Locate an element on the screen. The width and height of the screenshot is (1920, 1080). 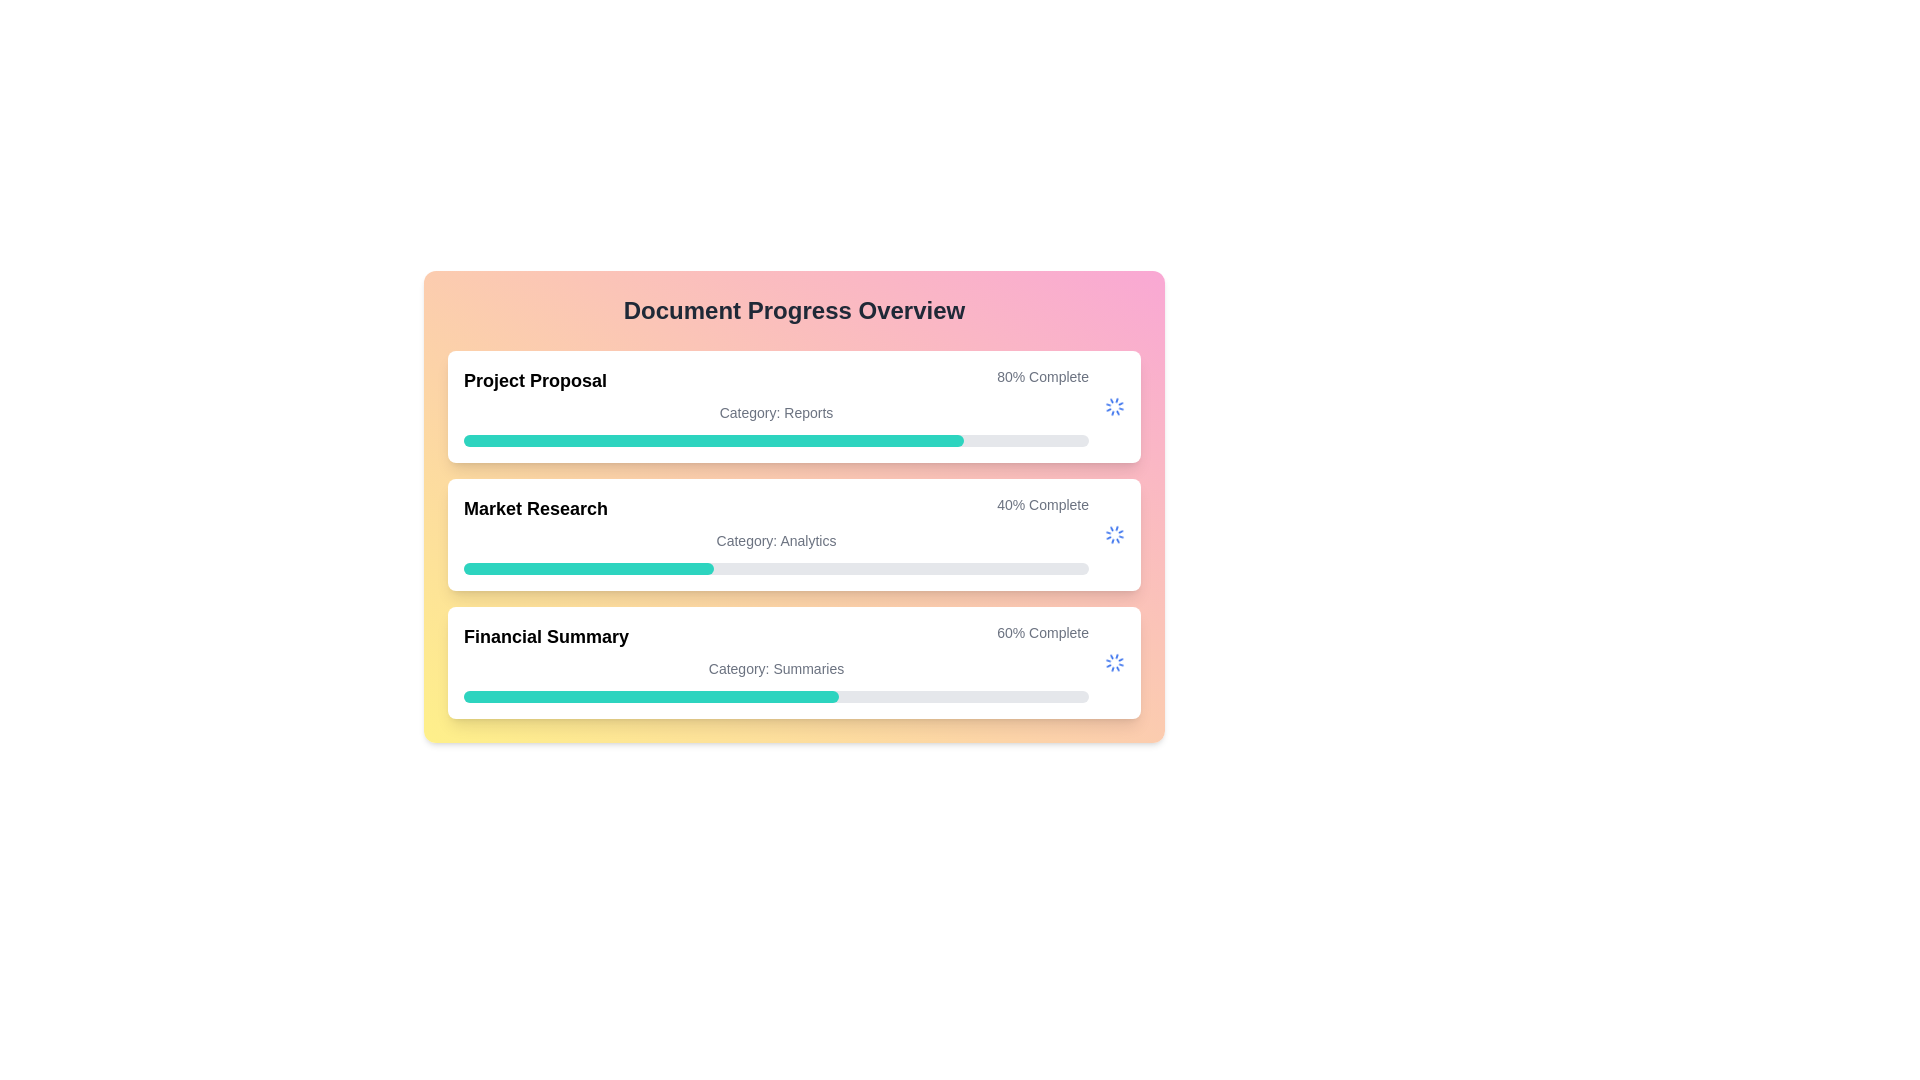
the text label displaying 'Category: Summaries' that is located beneath the progress label '60% Complete' is located at coordinates (775, 668).